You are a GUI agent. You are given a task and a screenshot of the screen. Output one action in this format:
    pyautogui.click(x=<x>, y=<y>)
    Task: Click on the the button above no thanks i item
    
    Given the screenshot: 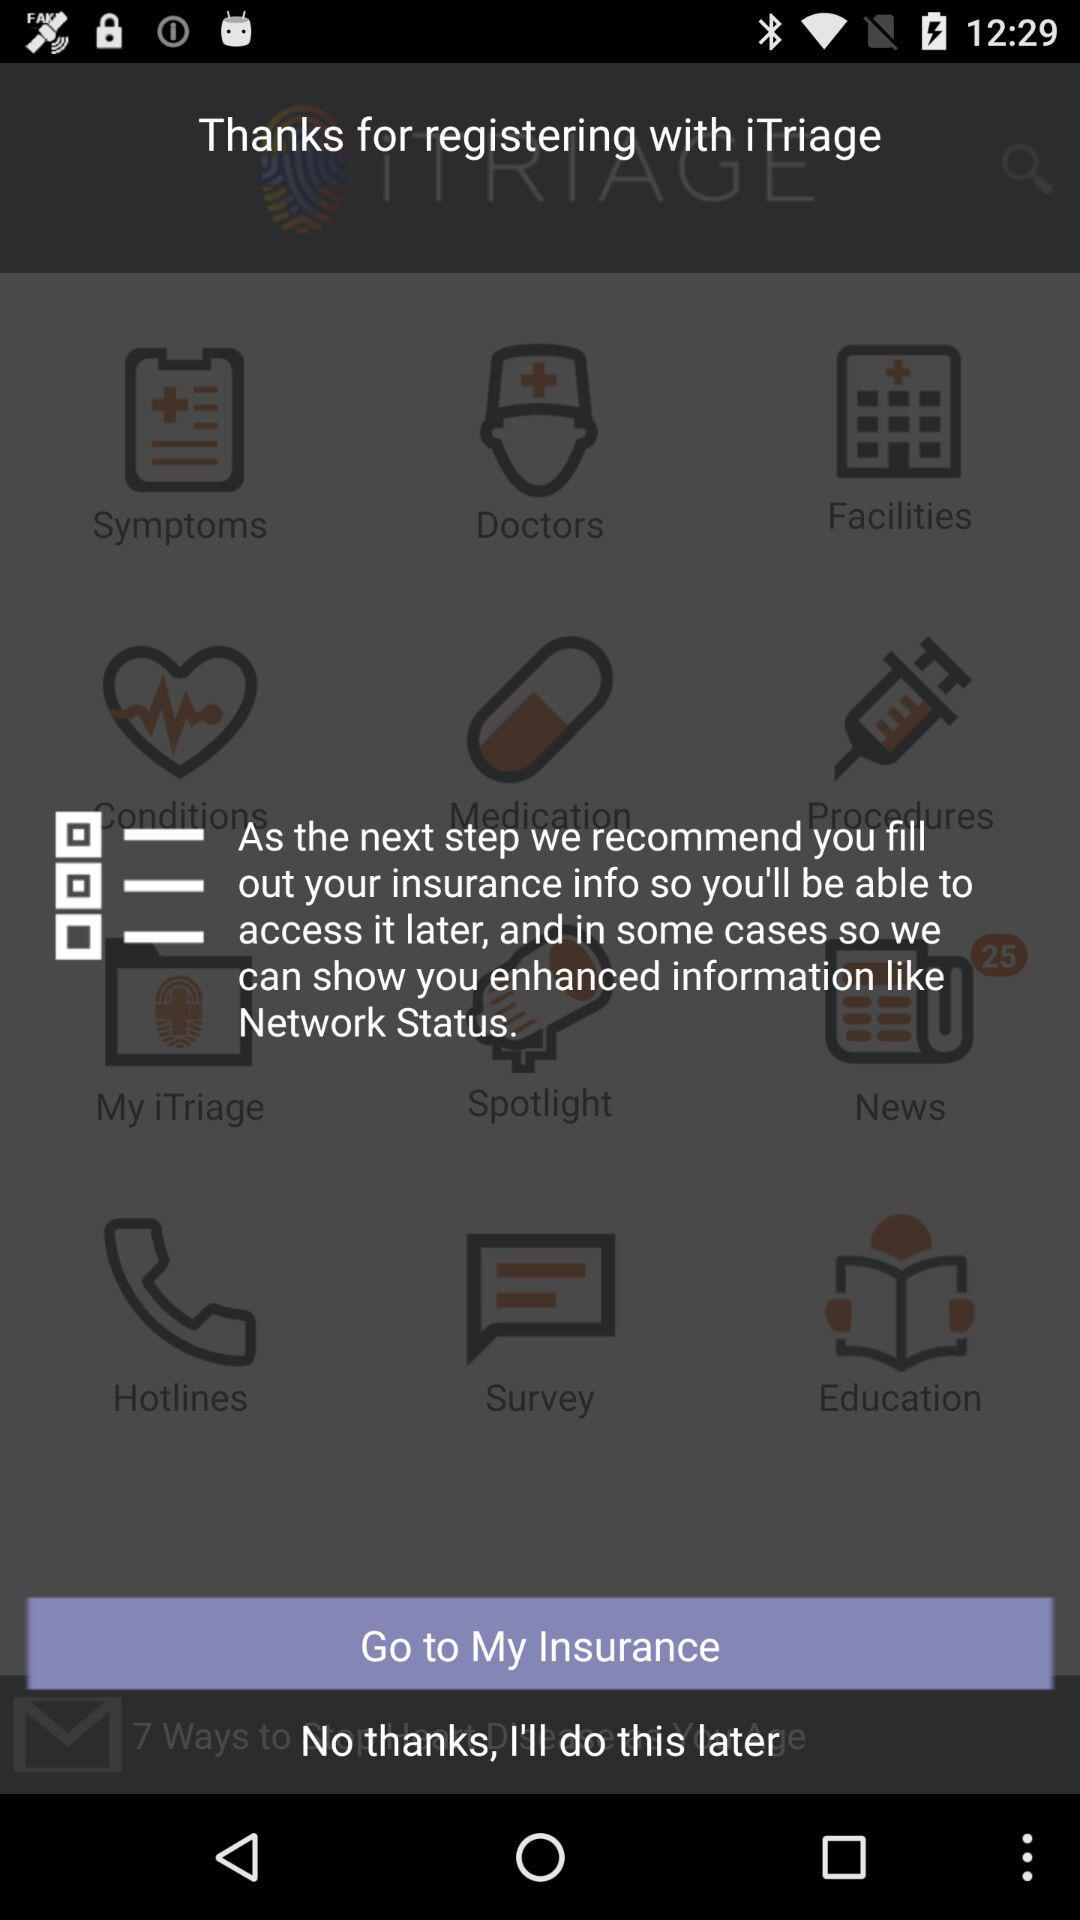 What is the action you would take?
    pyautogui.click(x=540, y=1644)
    